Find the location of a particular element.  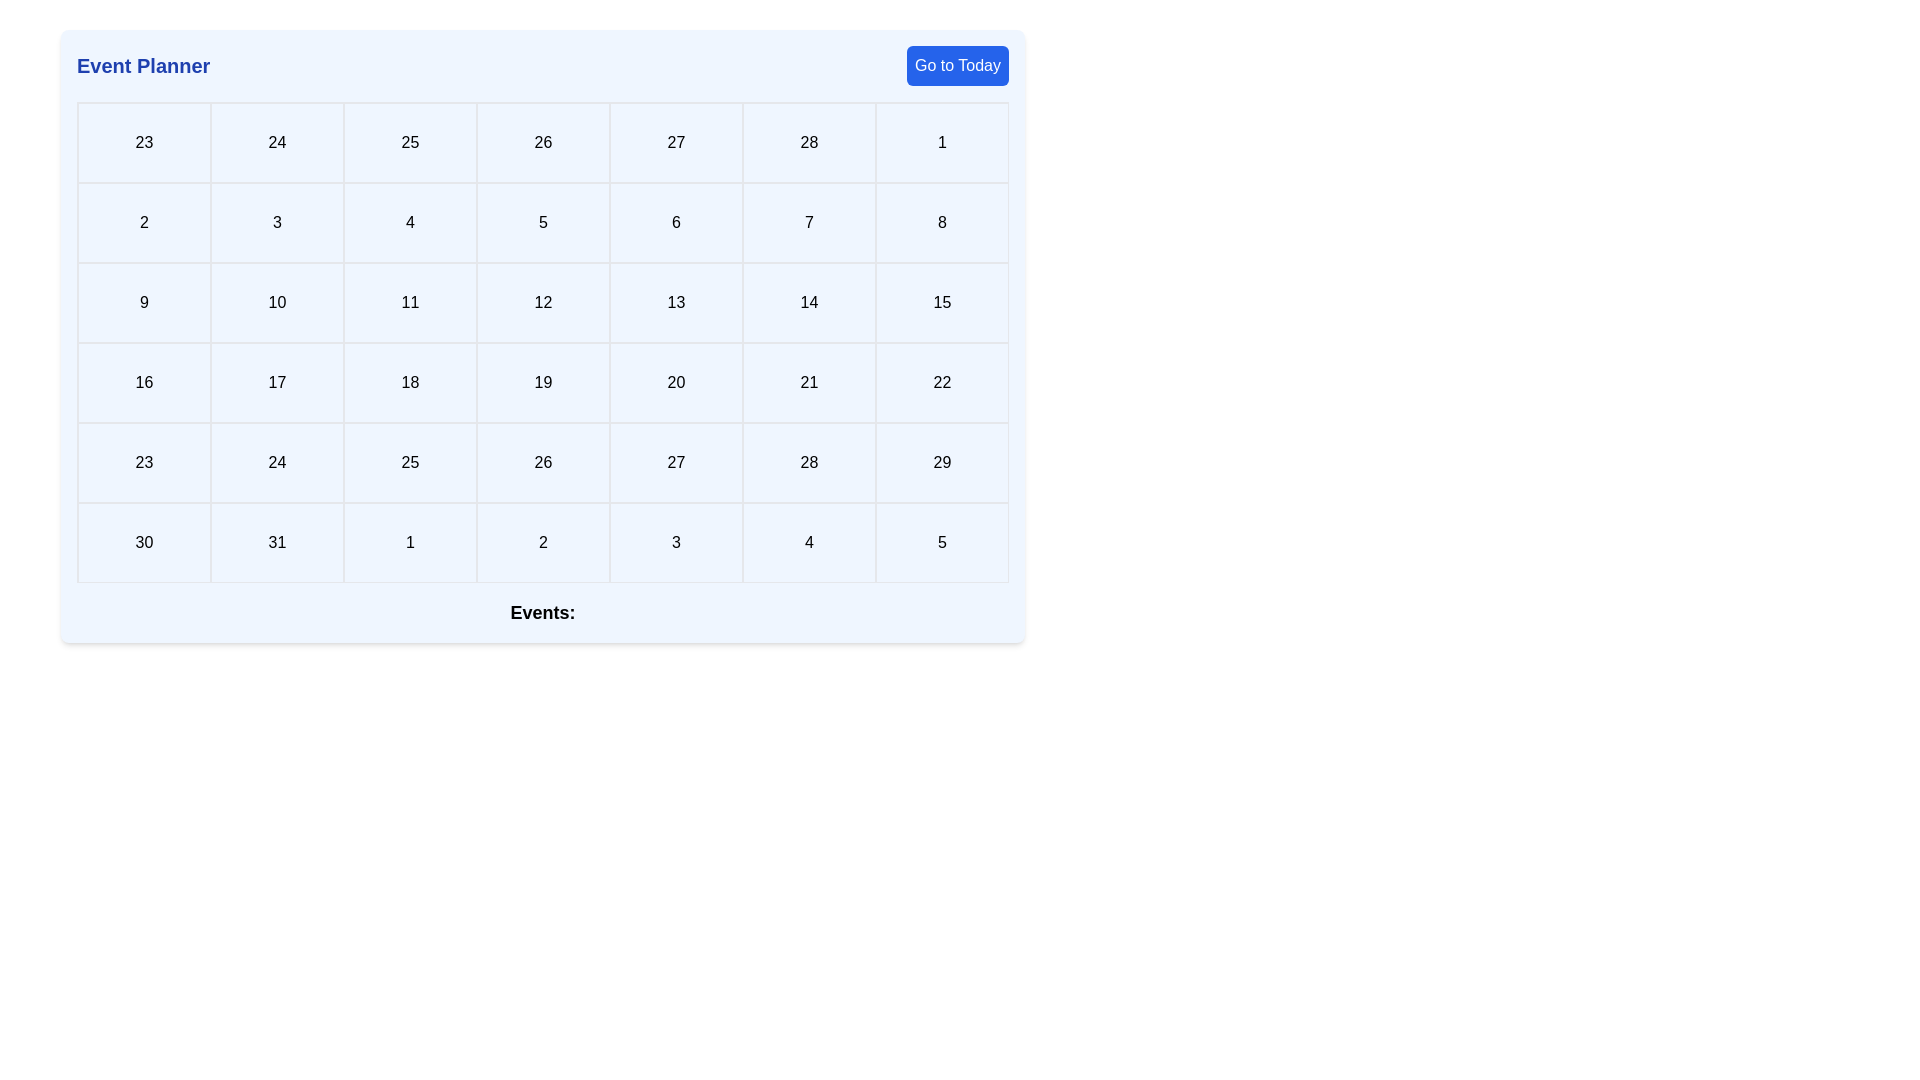

the button representing the selectable date '2' located in the second row, first column of the grid-based calendar interface is located at coordinates (143, 223).